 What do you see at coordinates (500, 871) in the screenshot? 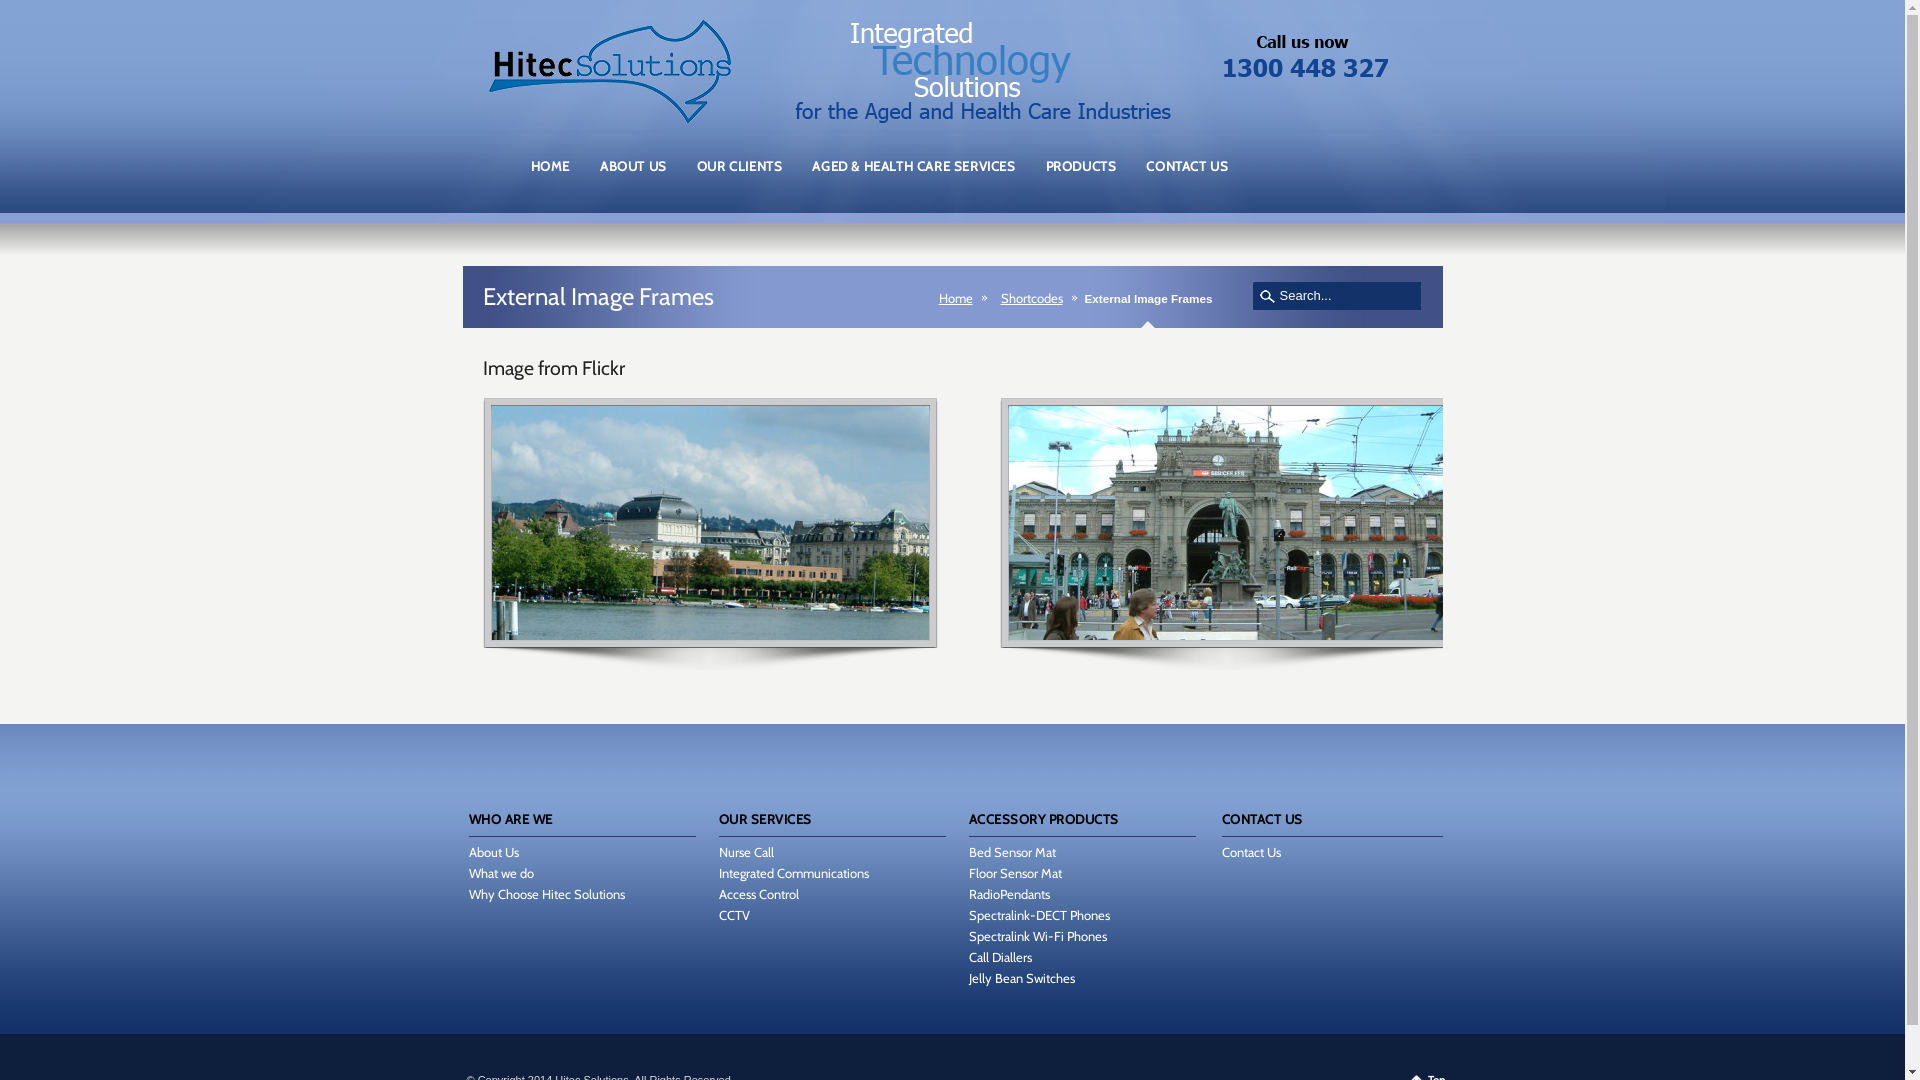
I see `'What we do'` at bounding box center [500, 871].